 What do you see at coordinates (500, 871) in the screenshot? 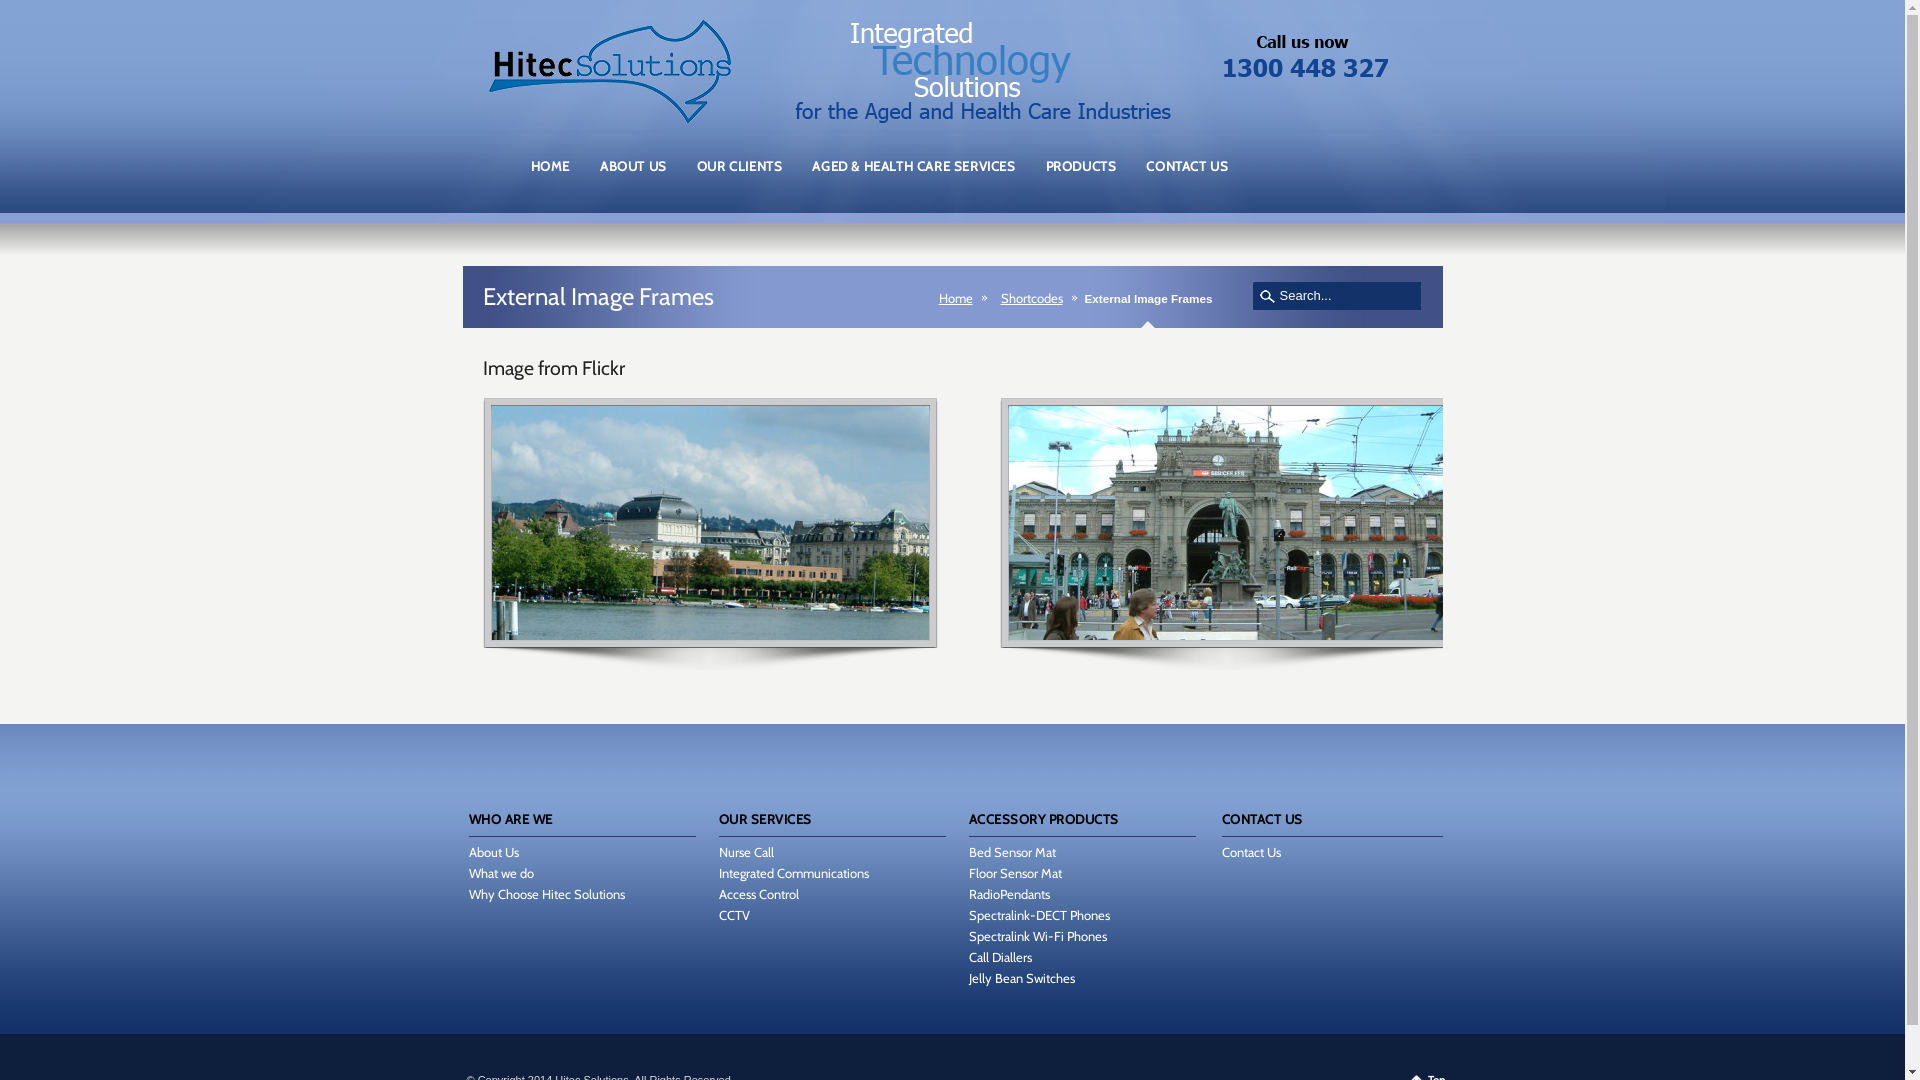
I see `'What we do'` at bounding box center [500, 871].